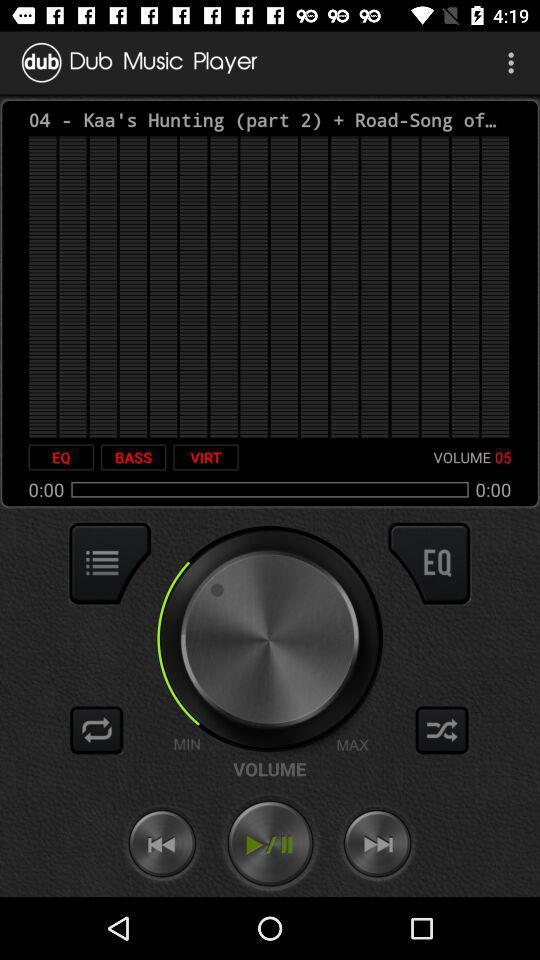 The width and height of the screenshot is (540, 960). Describe the element at coordinates (205, 457) in the screenshot. I see `icon next to the volume item` at that location.